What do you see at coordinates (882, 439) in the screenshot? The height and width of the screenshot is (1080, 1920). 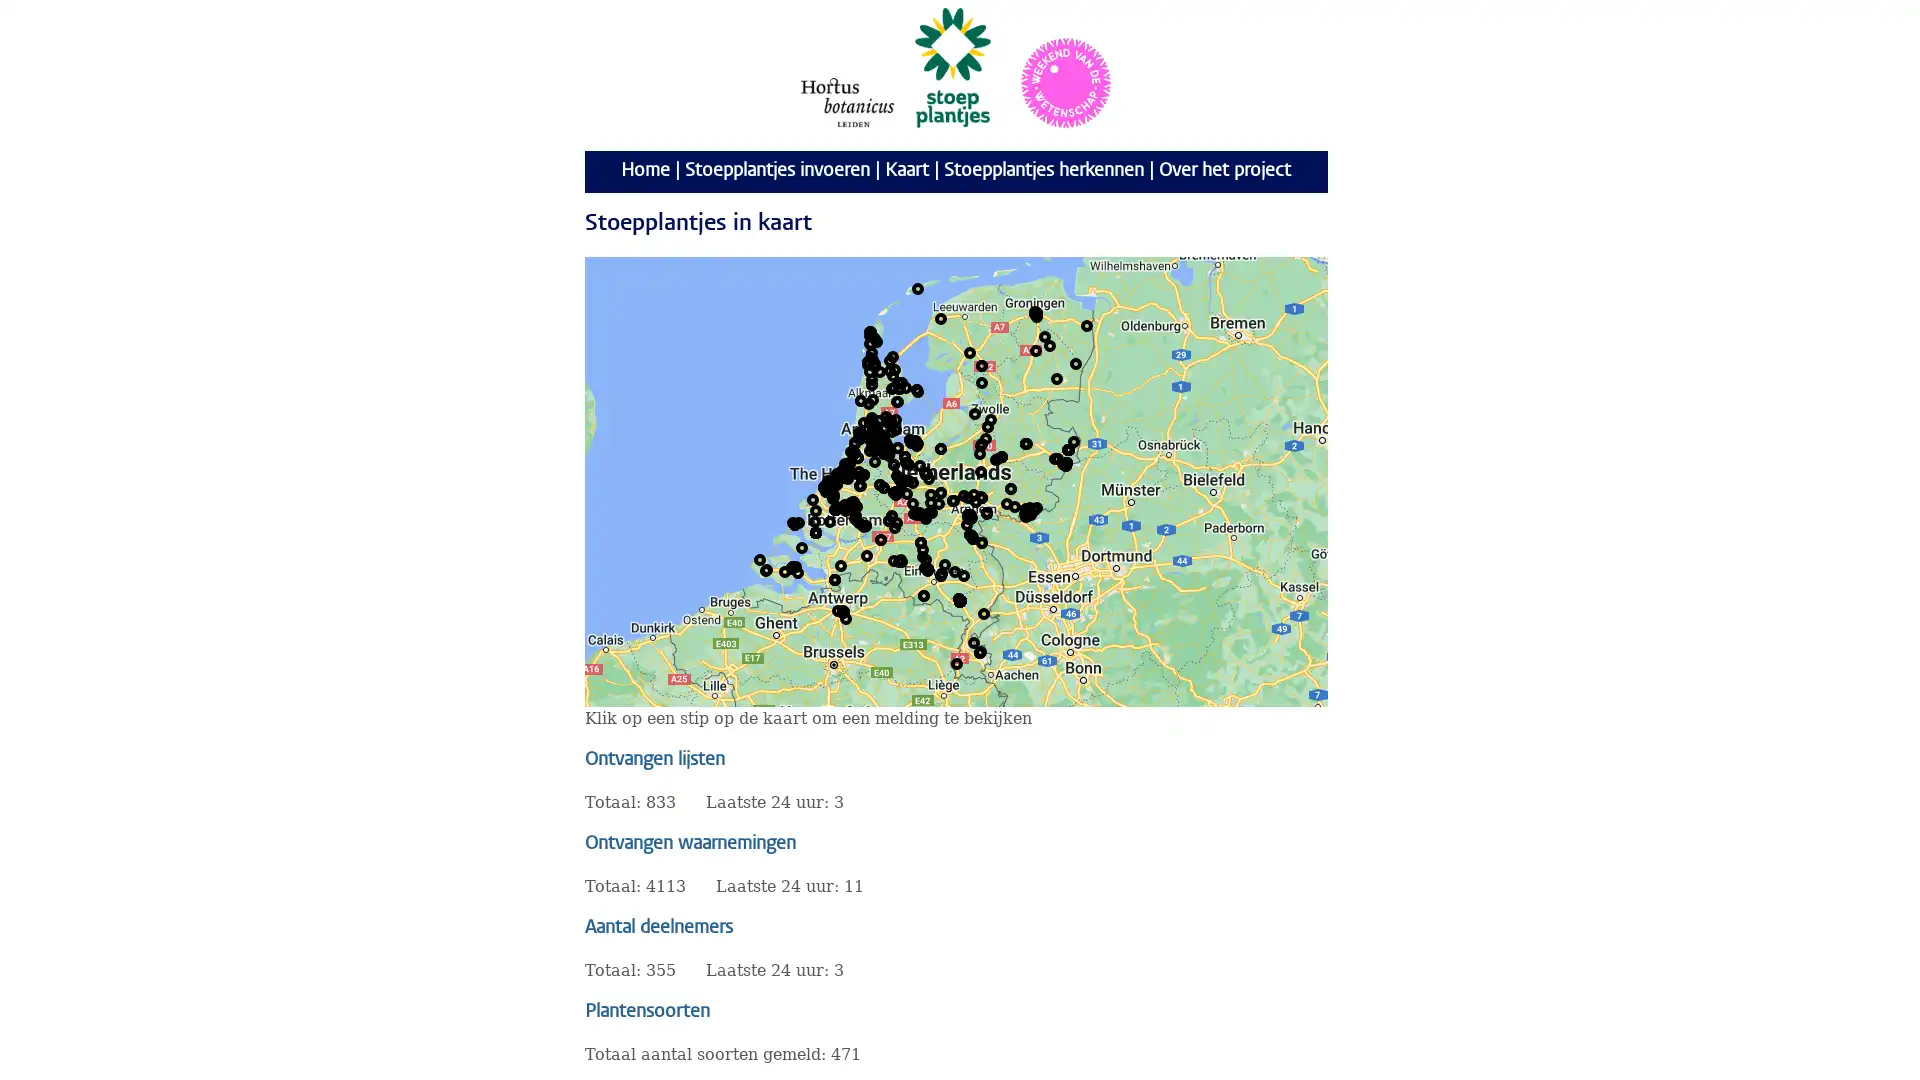 I see `Telling van Willem op 14 april 2022` at bounding box center [882, 439].